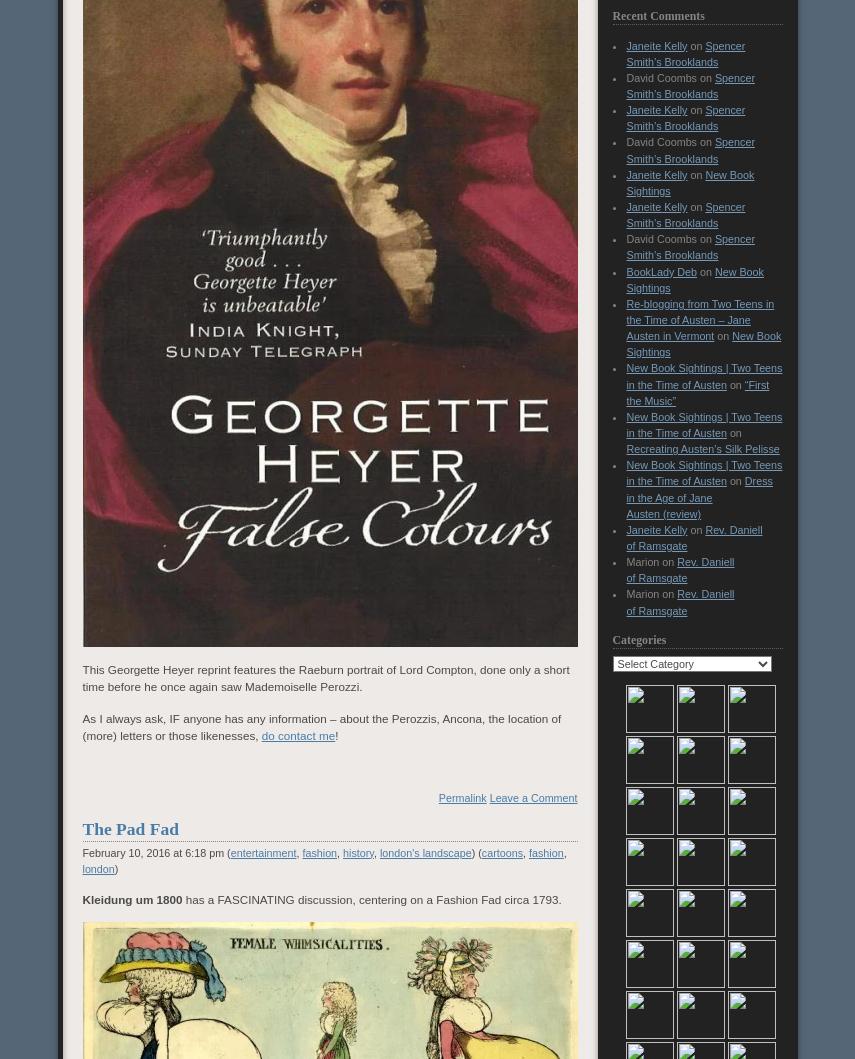 This screenshot has height=1059, width=855. Describe the element at coordinates (697, 496) in the screenshot. I see `'Dress in the Age of Jane Austen (review)'` at that location.